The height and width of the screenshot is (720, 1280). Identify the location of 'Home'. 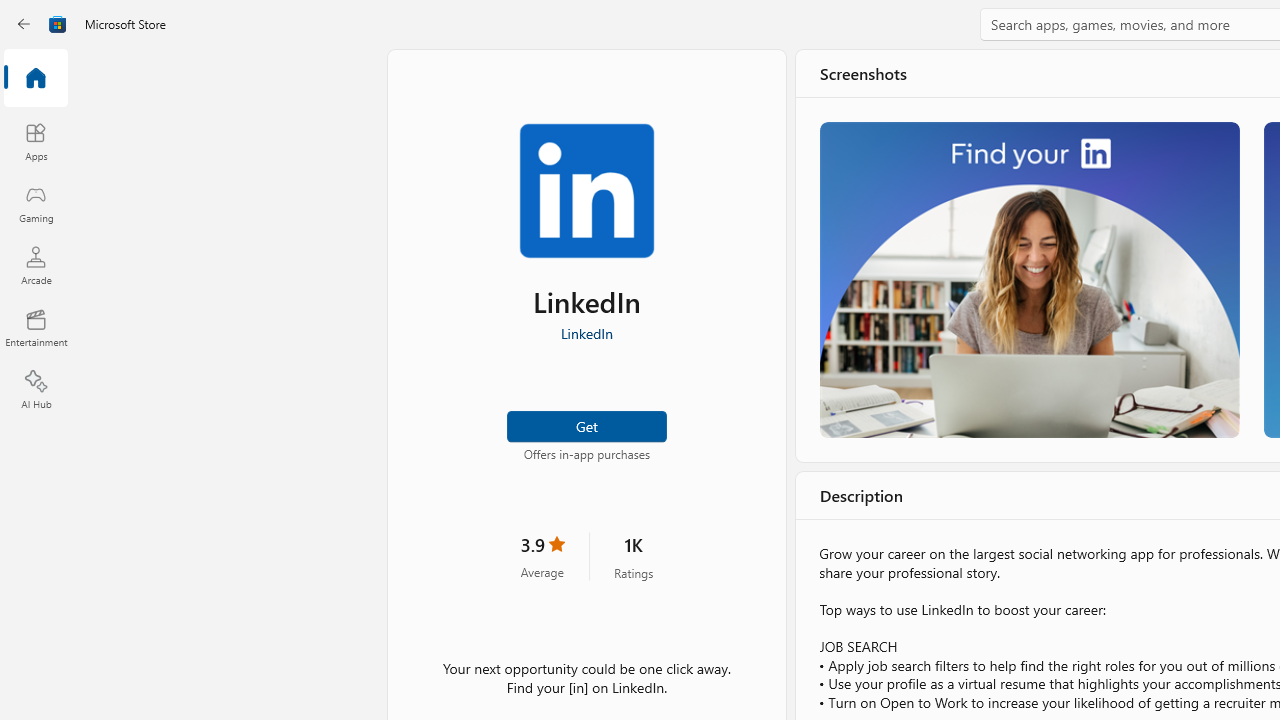
(35, 78).